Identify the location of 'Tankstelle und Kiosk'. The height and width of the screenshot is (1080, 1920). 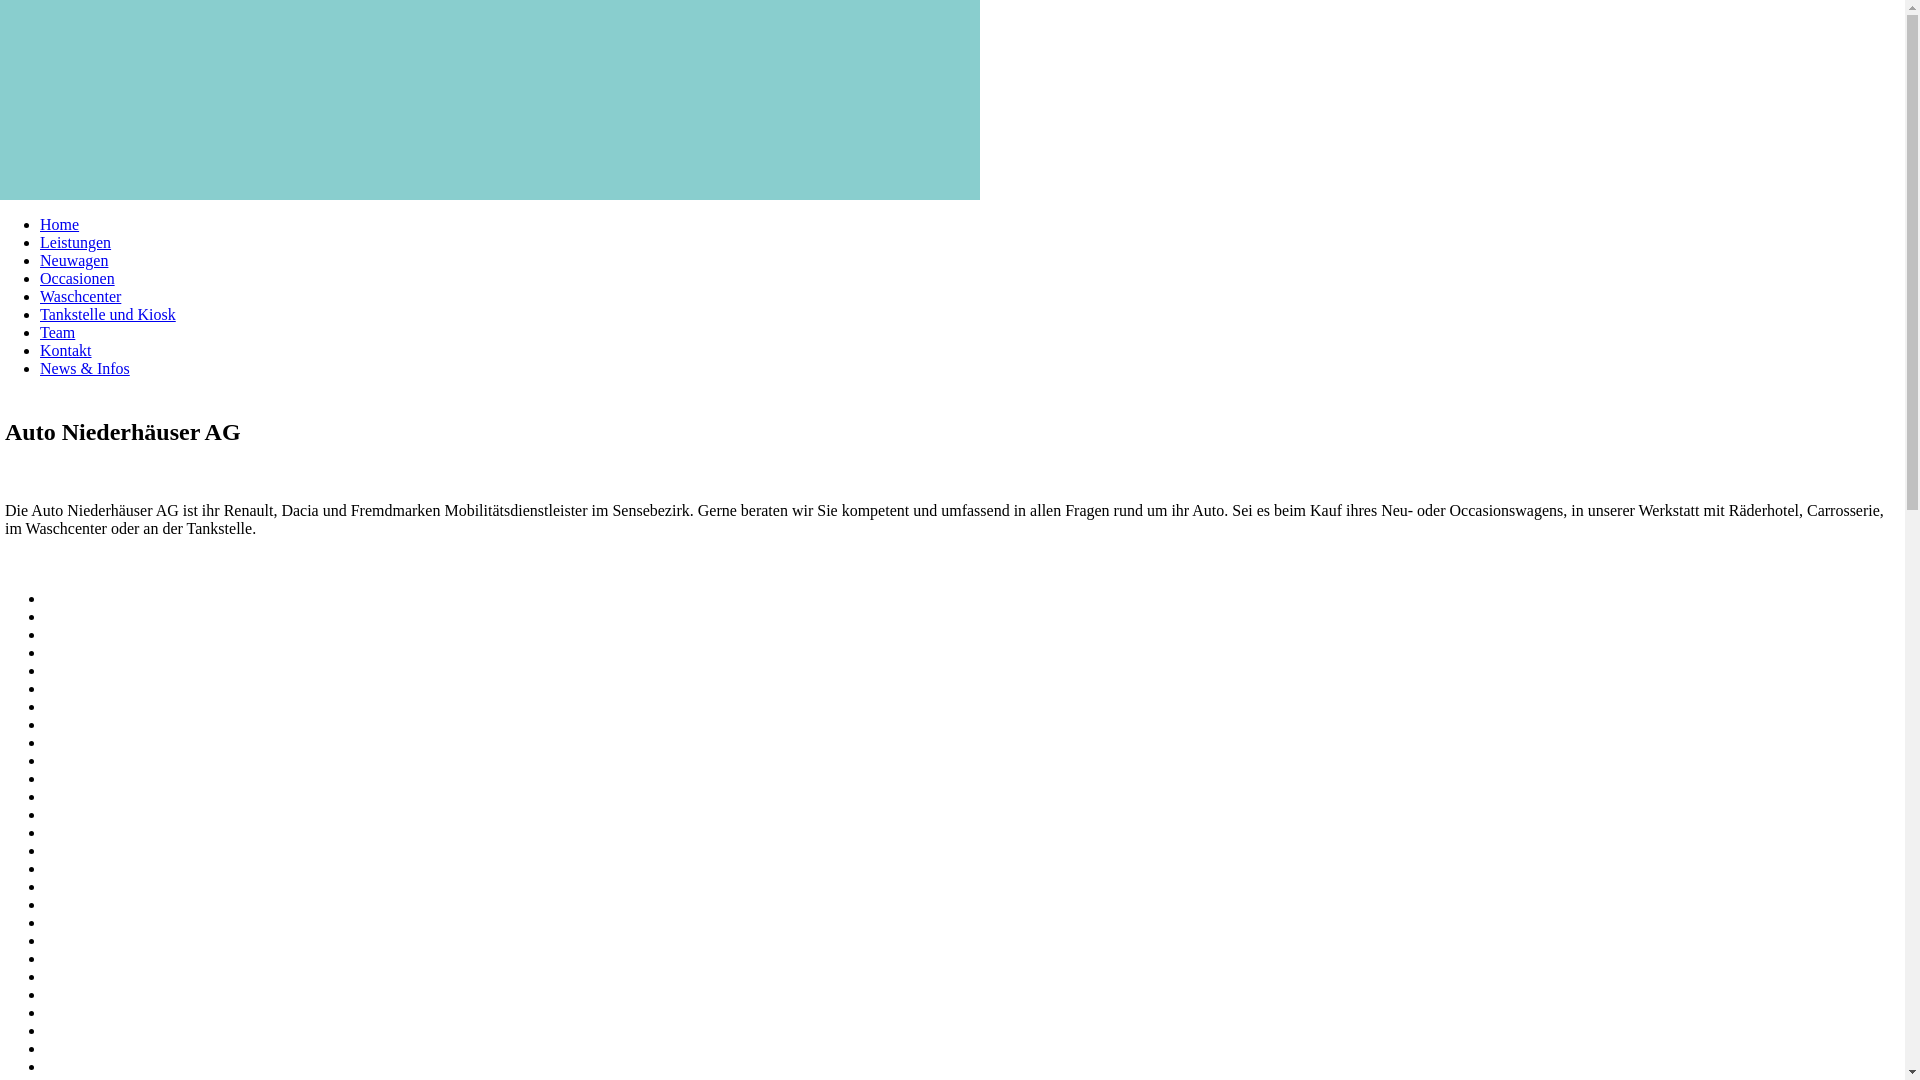
(106, 314).